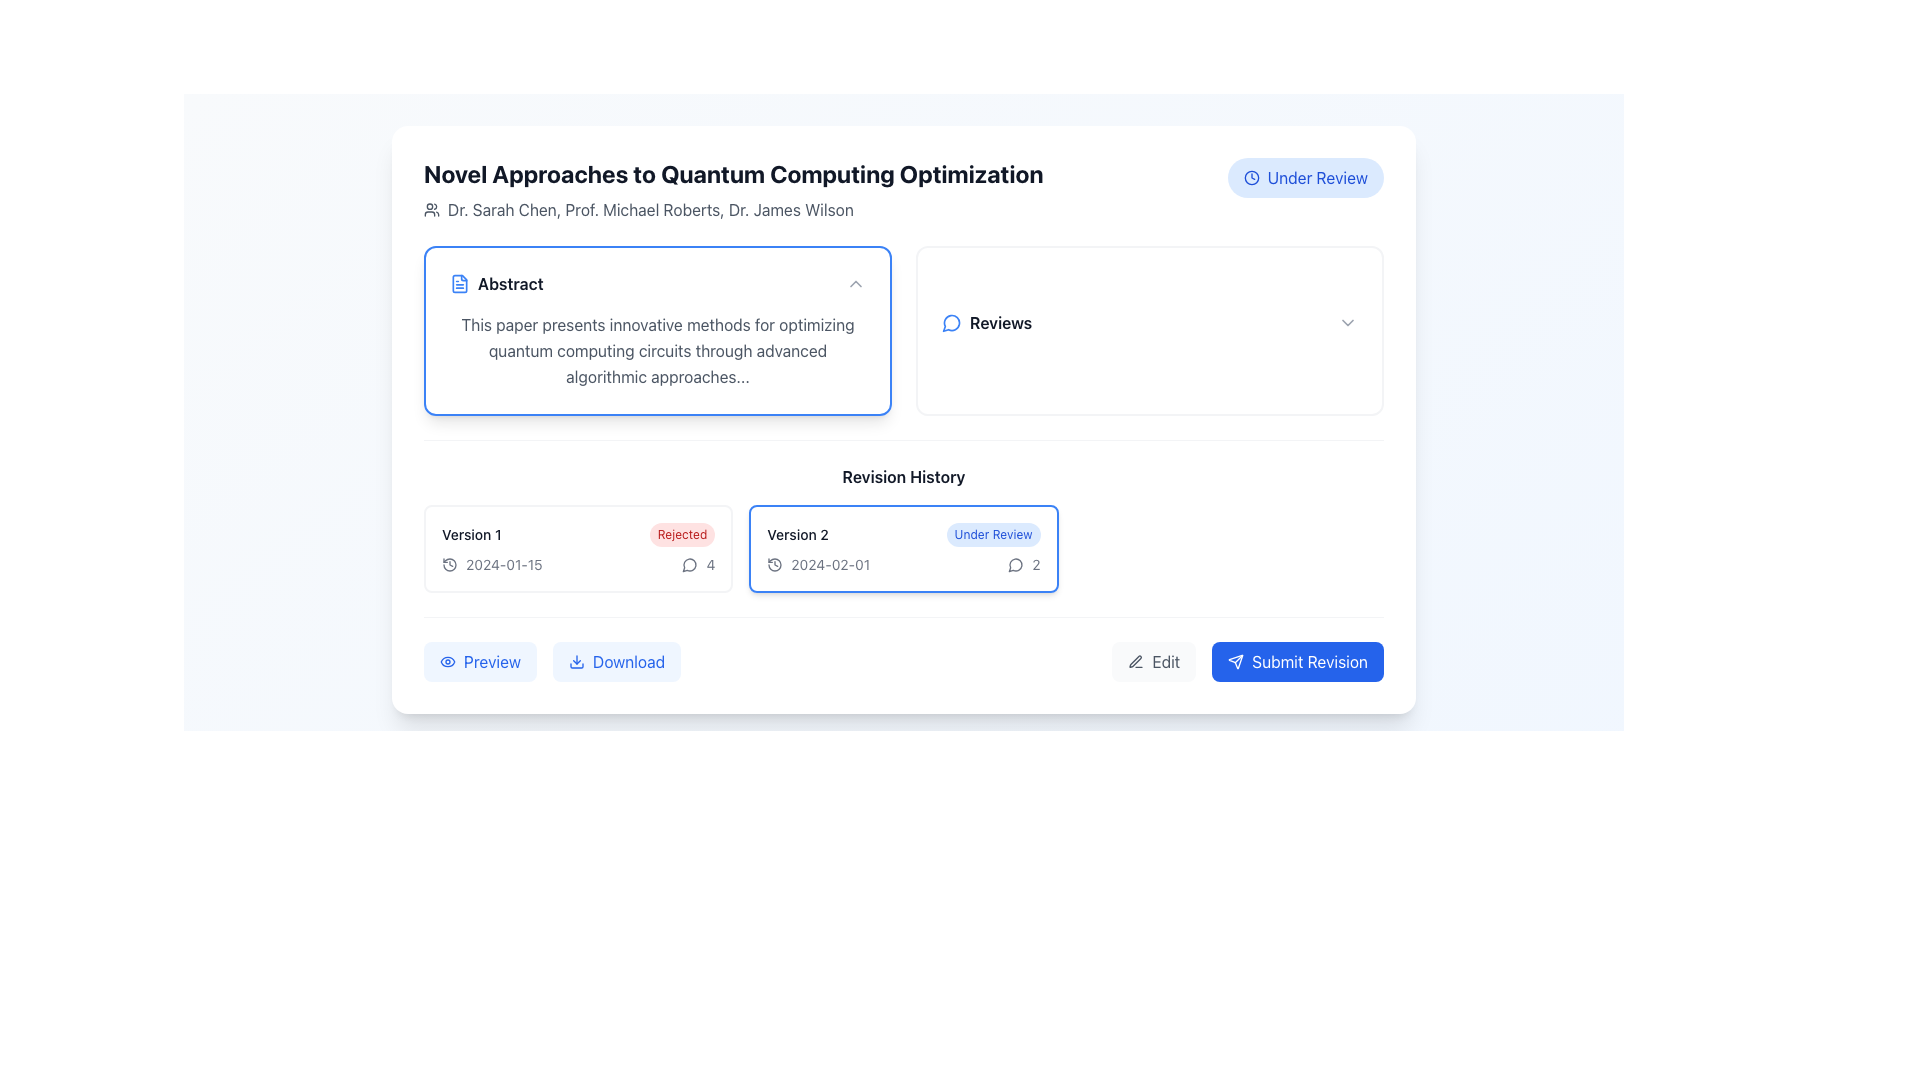 The image size is (1920, 1080). Describe the element at coordinates (1247, 662) in the screenshot. I see `the submit revisions button located at the bottom right of the interface` at that location.